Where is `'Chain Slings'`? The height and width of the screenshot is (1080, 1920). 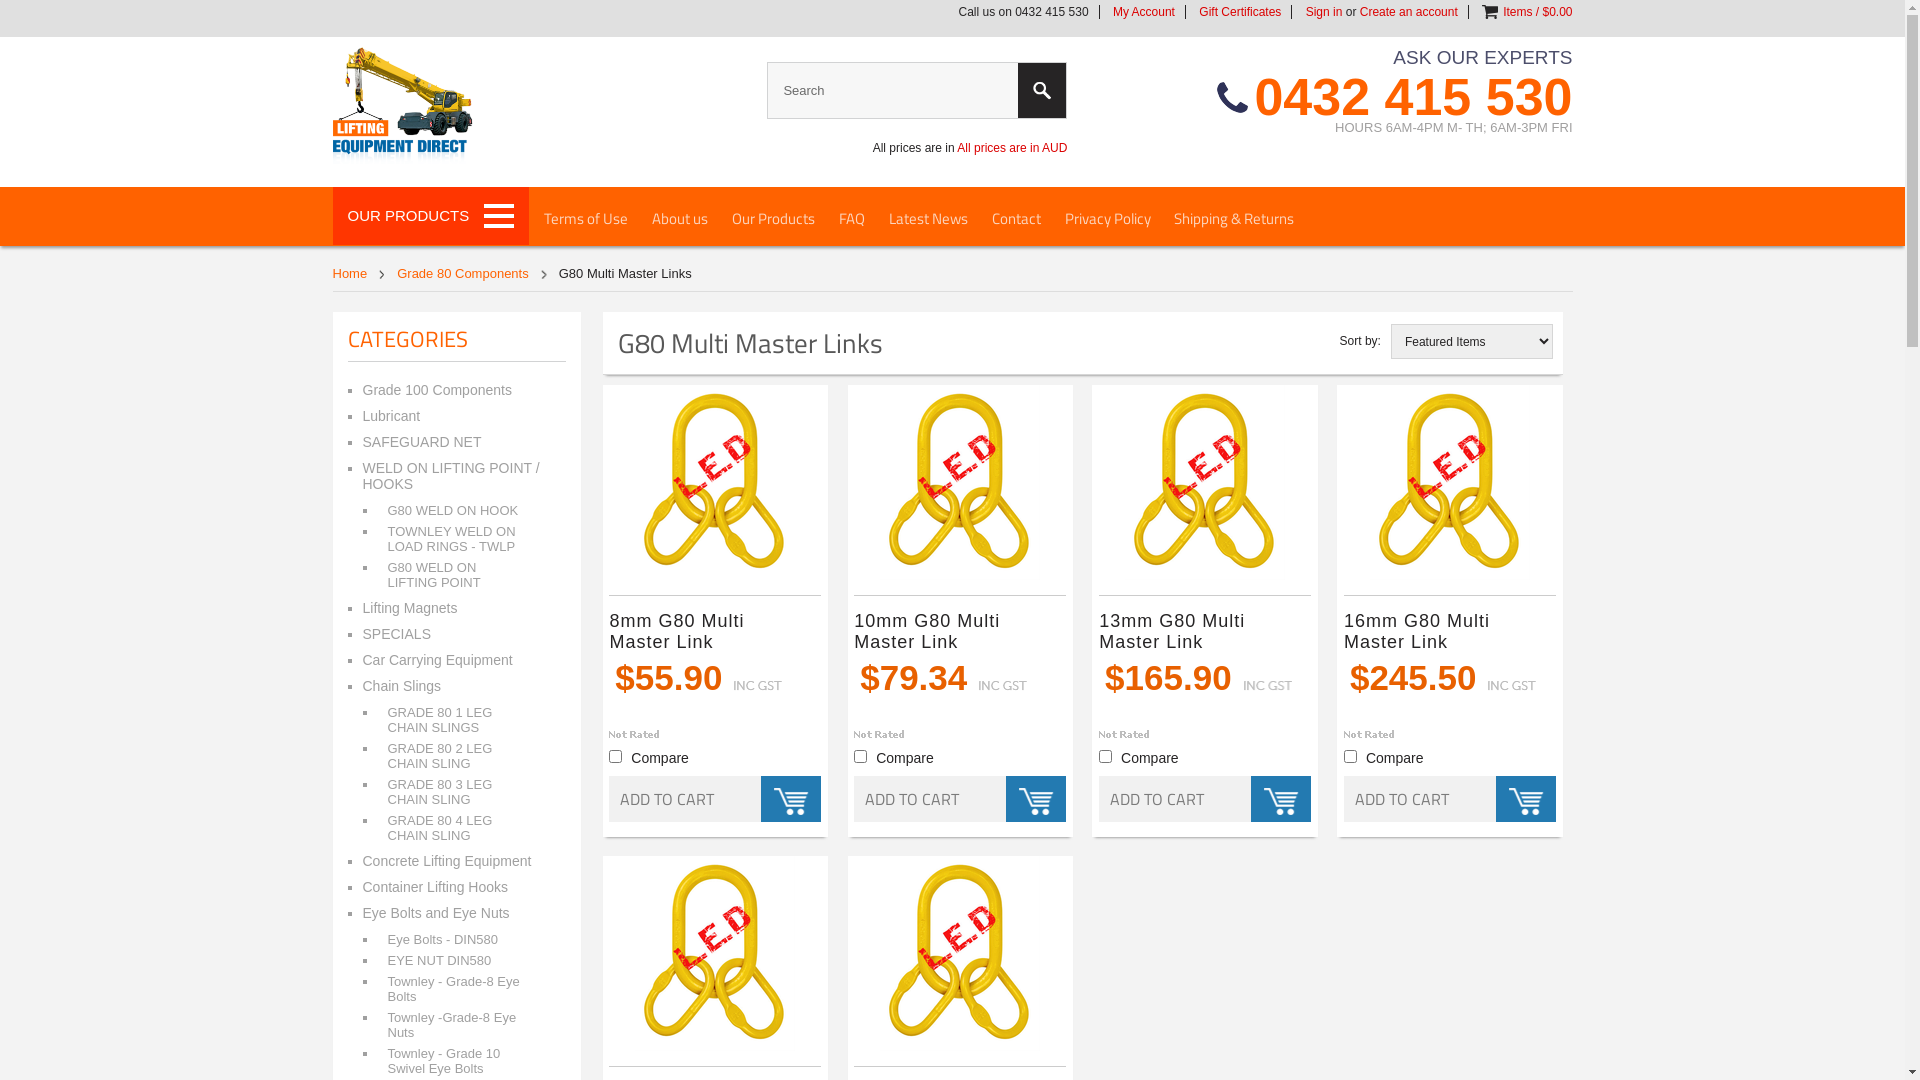
'Chain Slings' is located at coordinates (452, 685).